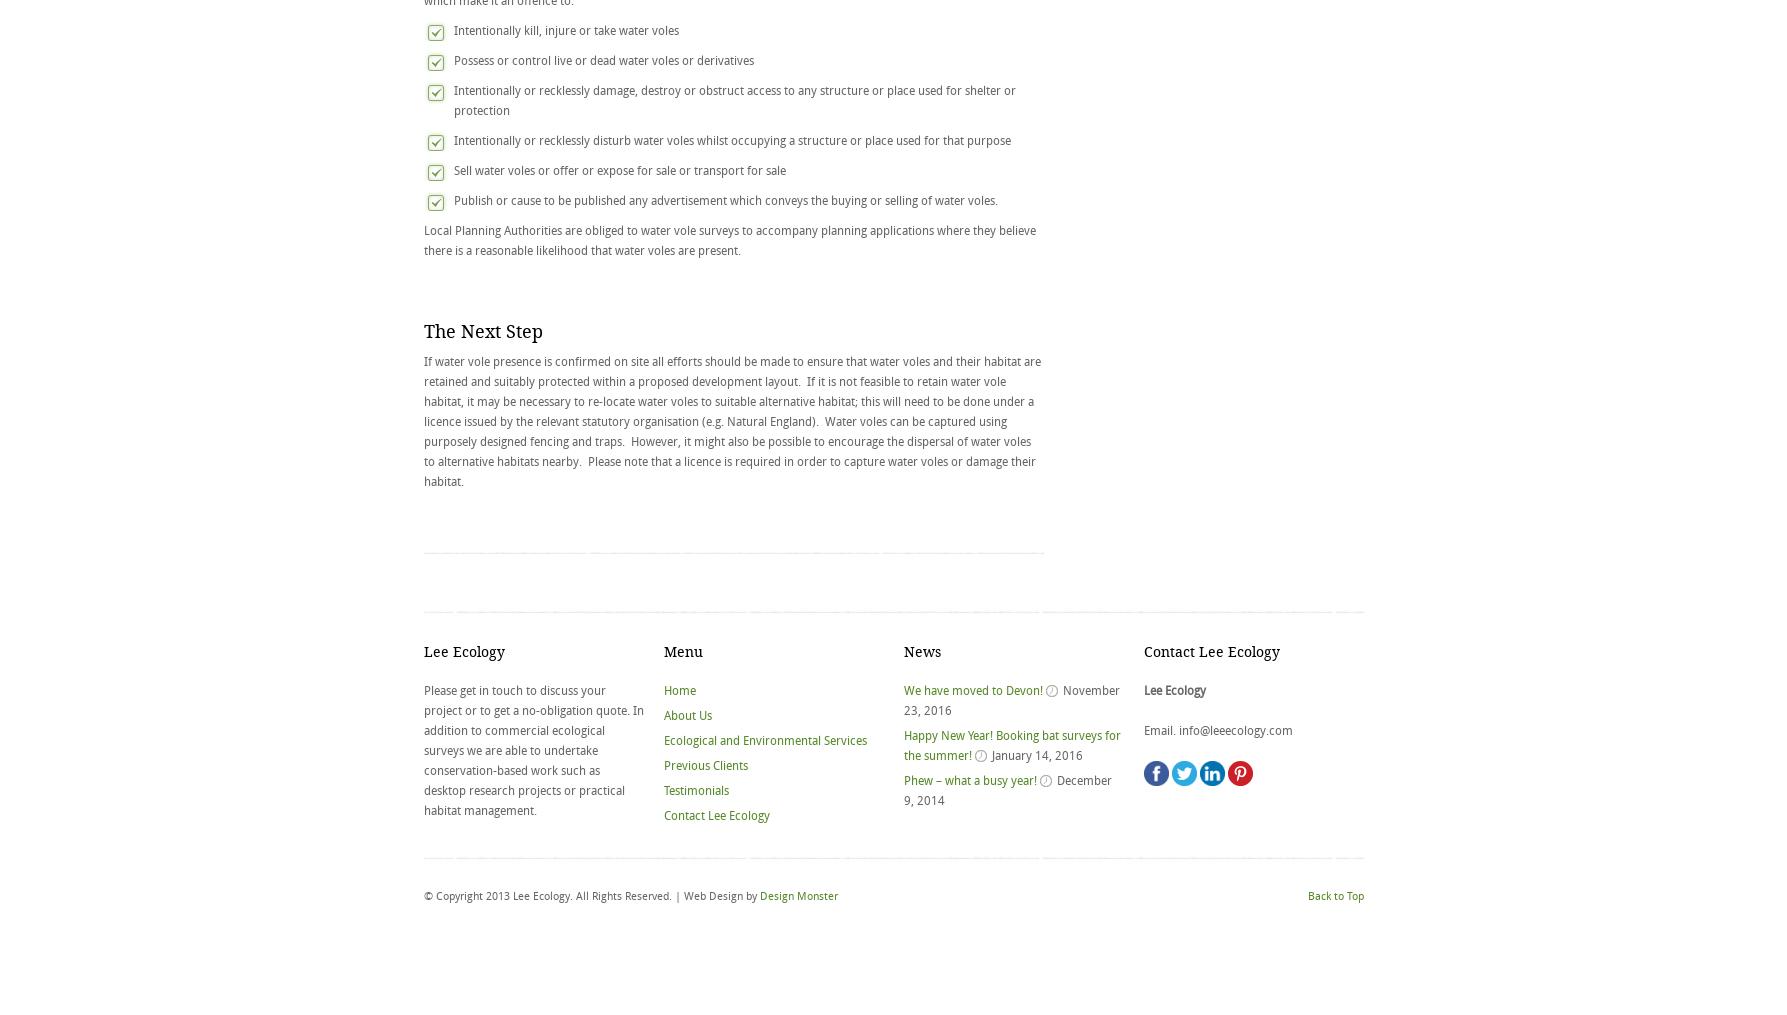  Describe the element at coordinates (681, 651) in the screenshot. I see `'Menu'` at that location.